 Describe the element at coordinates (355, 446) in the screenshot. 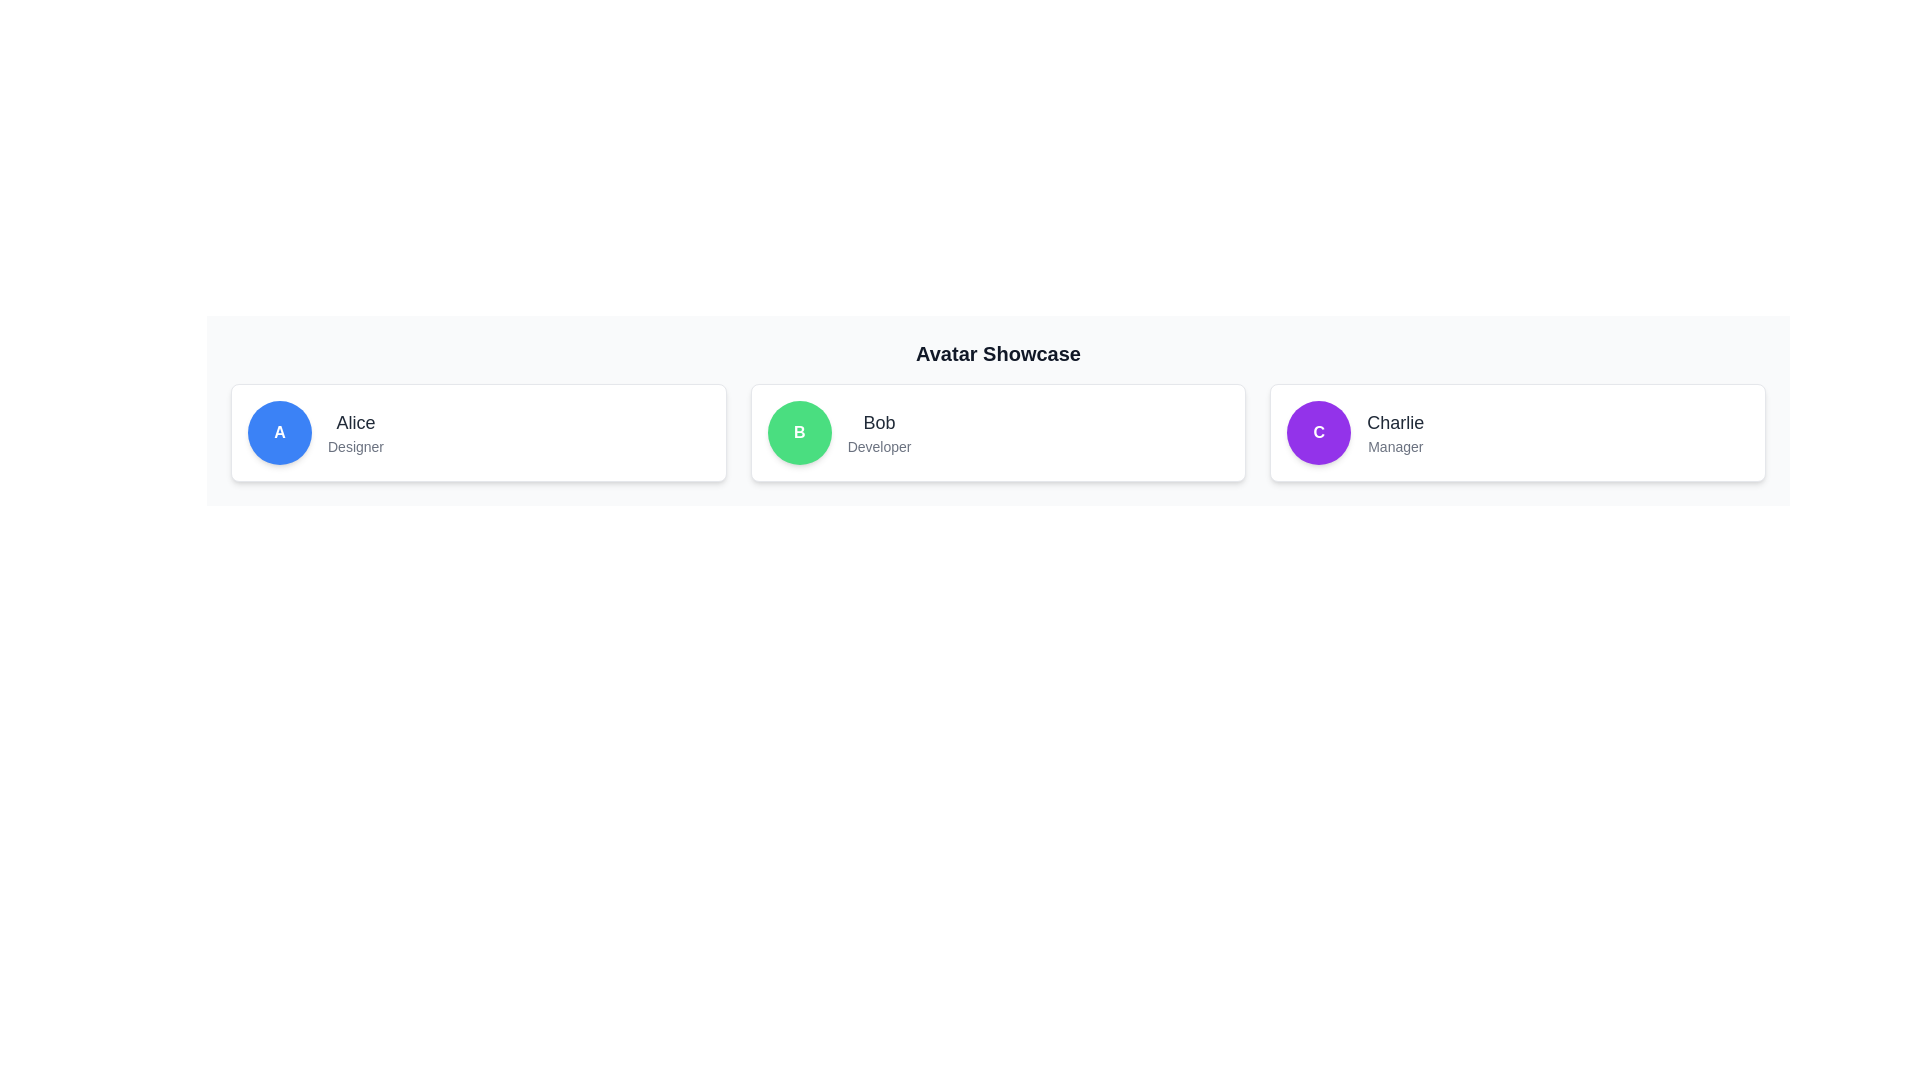

I see `the Text label indicating the profession or role of the individual 'Alice' in the card, which is positioned below the name label 'Alice'` at that location.